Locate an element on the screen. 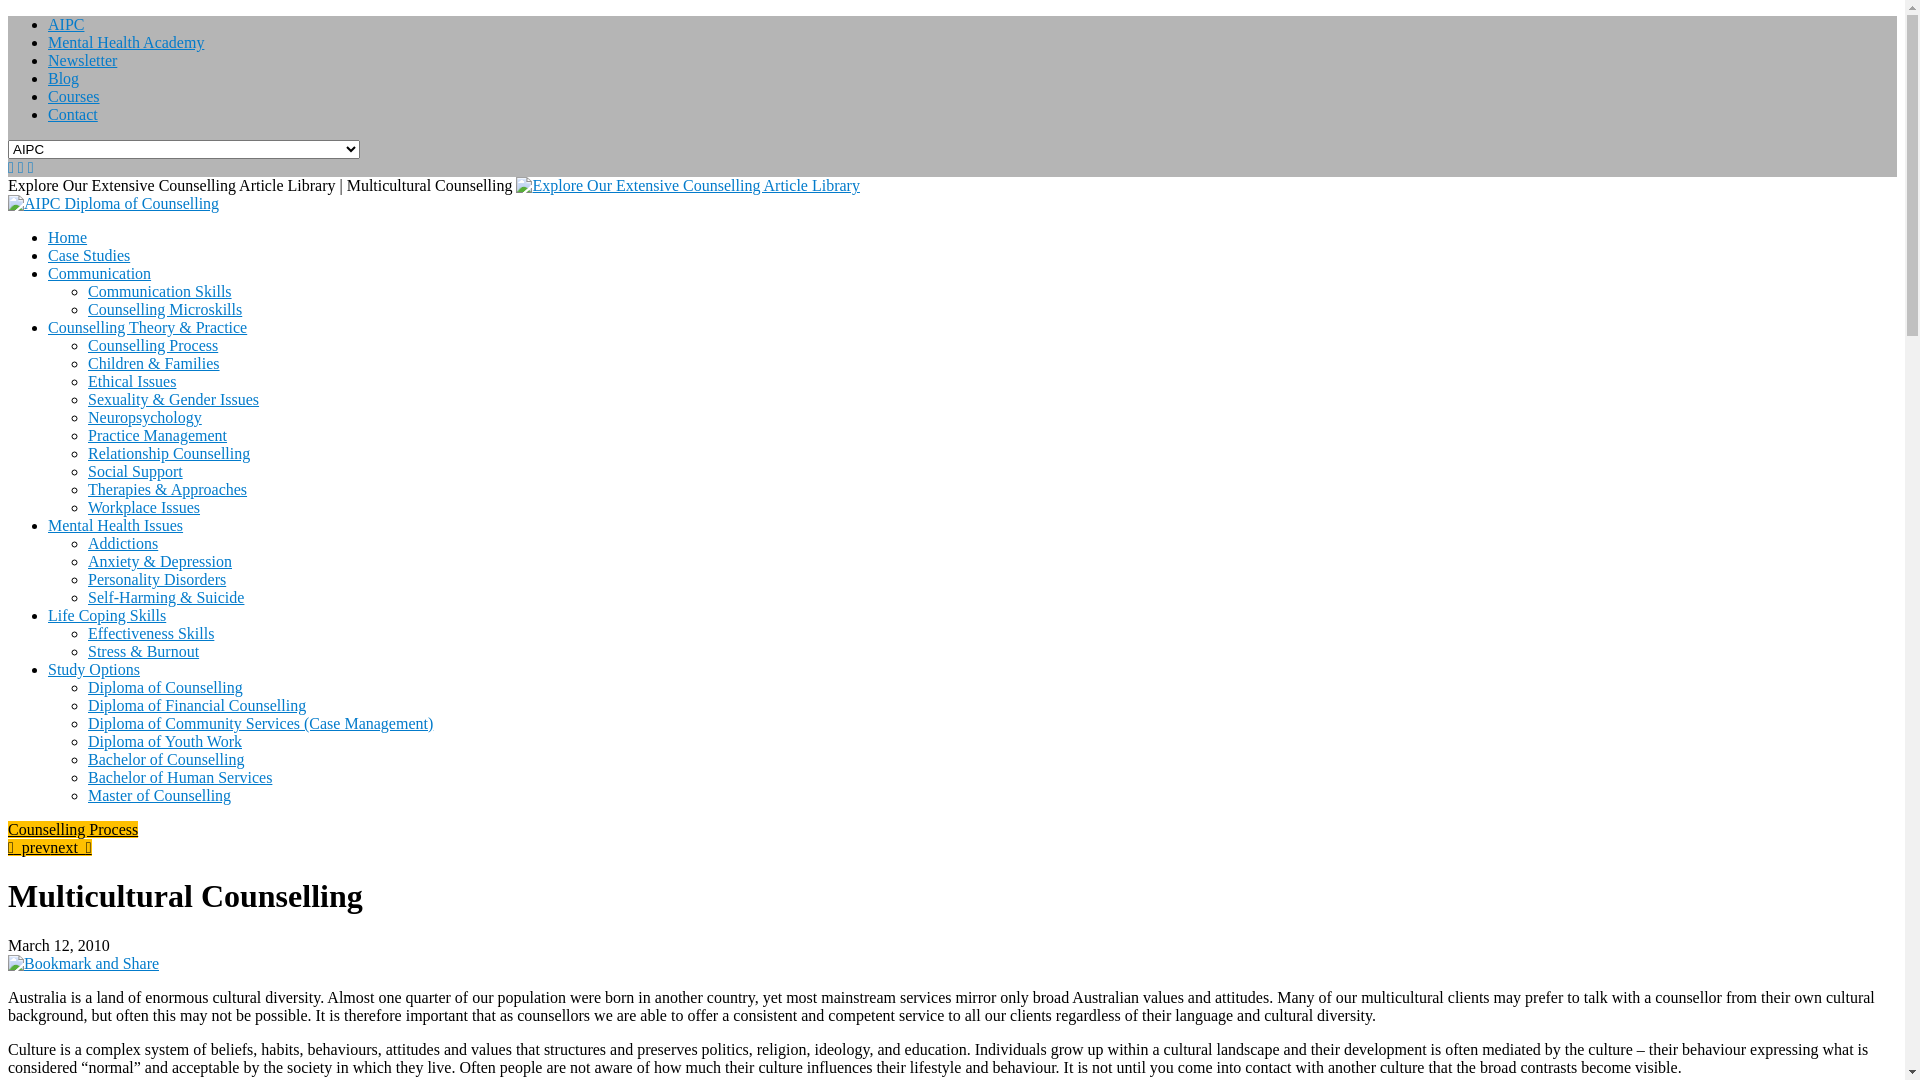 The height and width of the screenshot is (1080, 1920). 'Practice Management' is located at coordinates (156, 434).